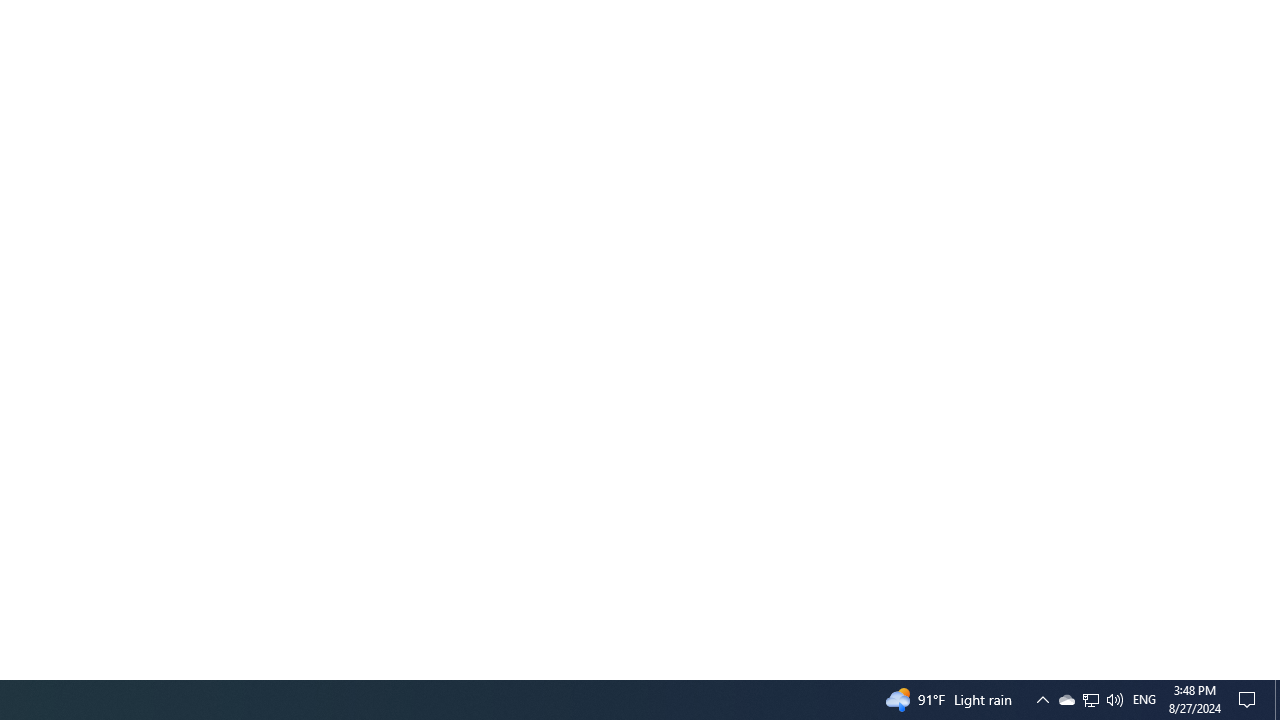 Image resolution: width=1280 pixels, height=720 pixels. What do you see at coordinates (1041, 698) in the screenshot?
I see `'Notification Chevron'` at bounding box center [1041, 698].